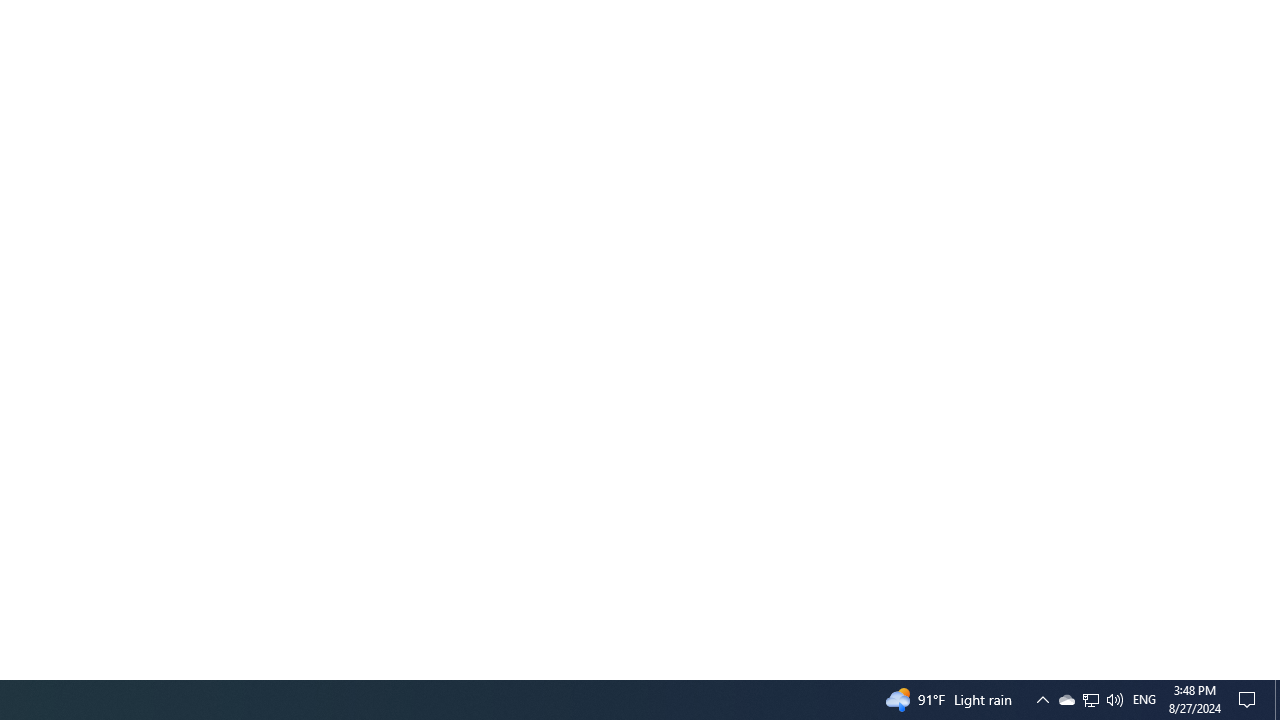 Image resolution: width=1280 pixels, height=720 pixels. What do you see at coordinates (1041, 698) in the screenshot?
I see `'Notification Chevron'` at bounding box center [1041, 698].